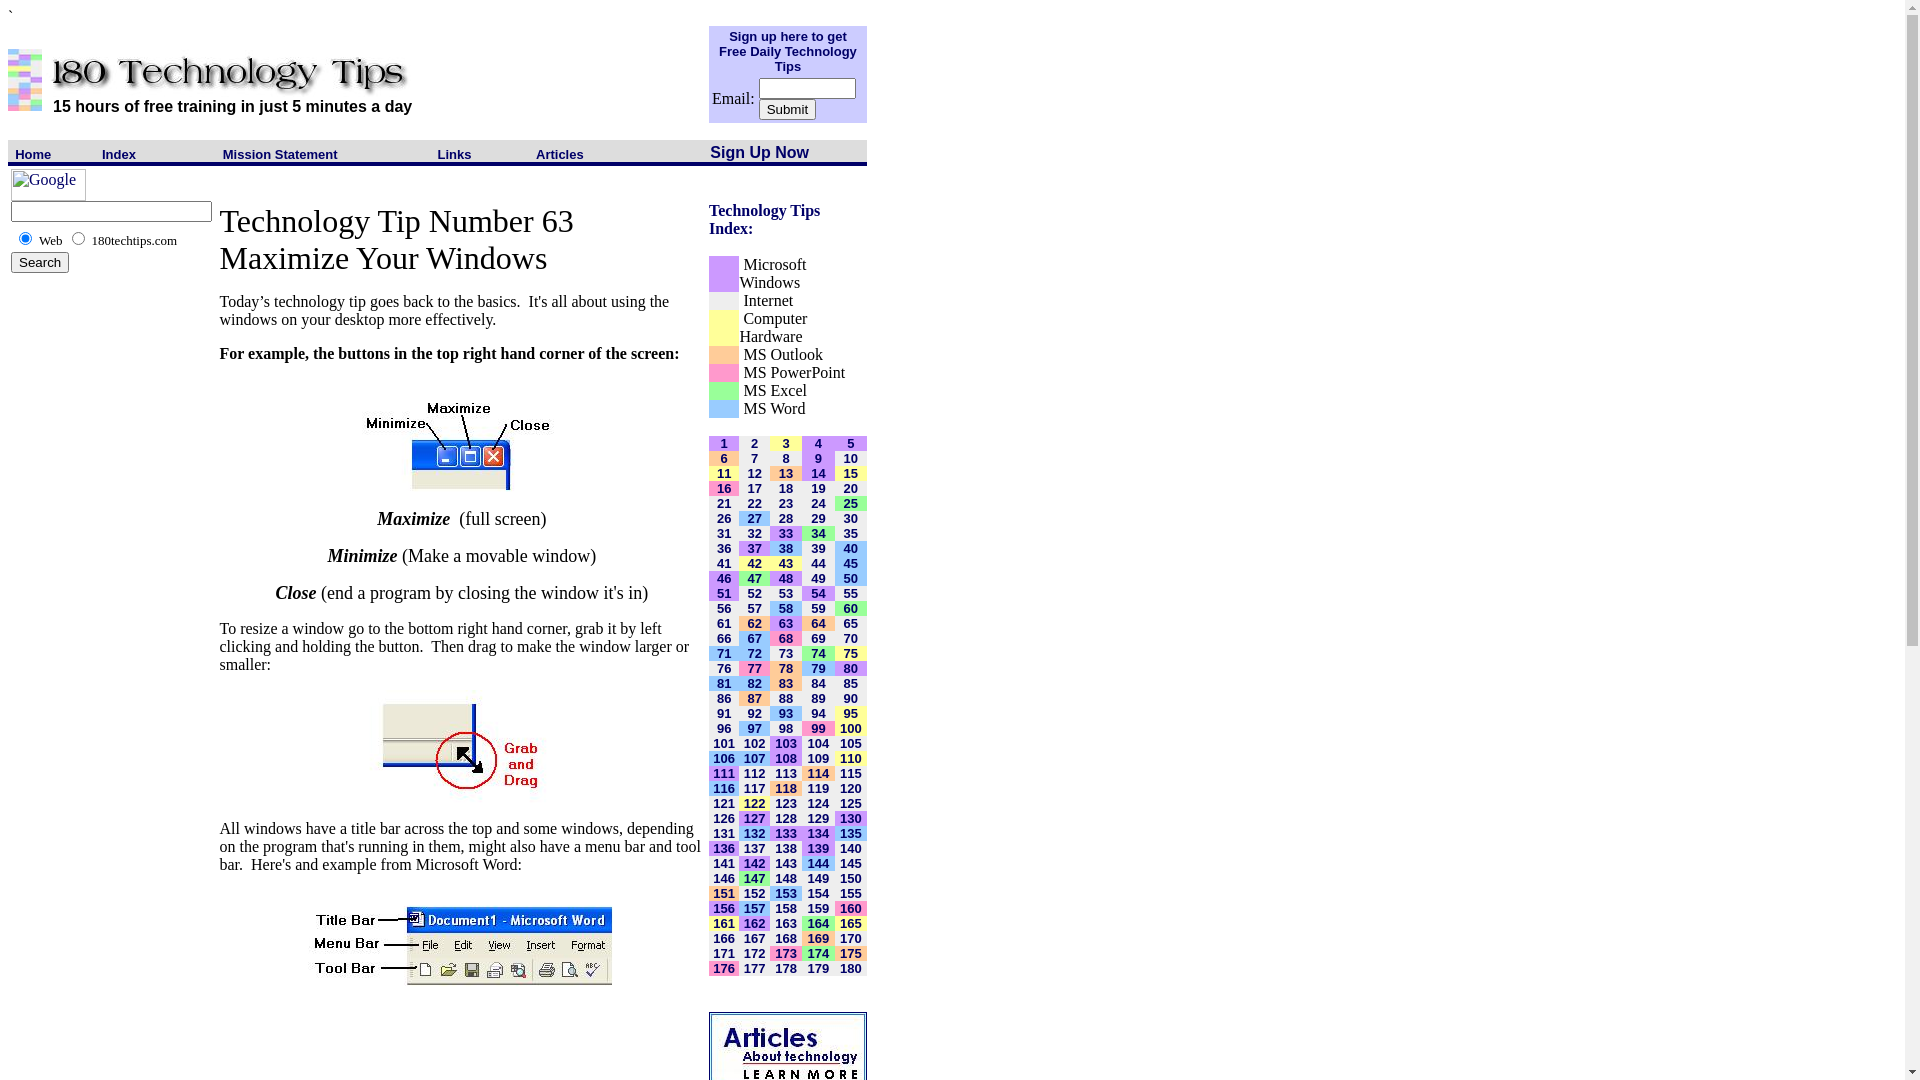  What do you see at coordinates (850, 907) in the screenshot?
I see `'160'` at bounding box center [850, 907].